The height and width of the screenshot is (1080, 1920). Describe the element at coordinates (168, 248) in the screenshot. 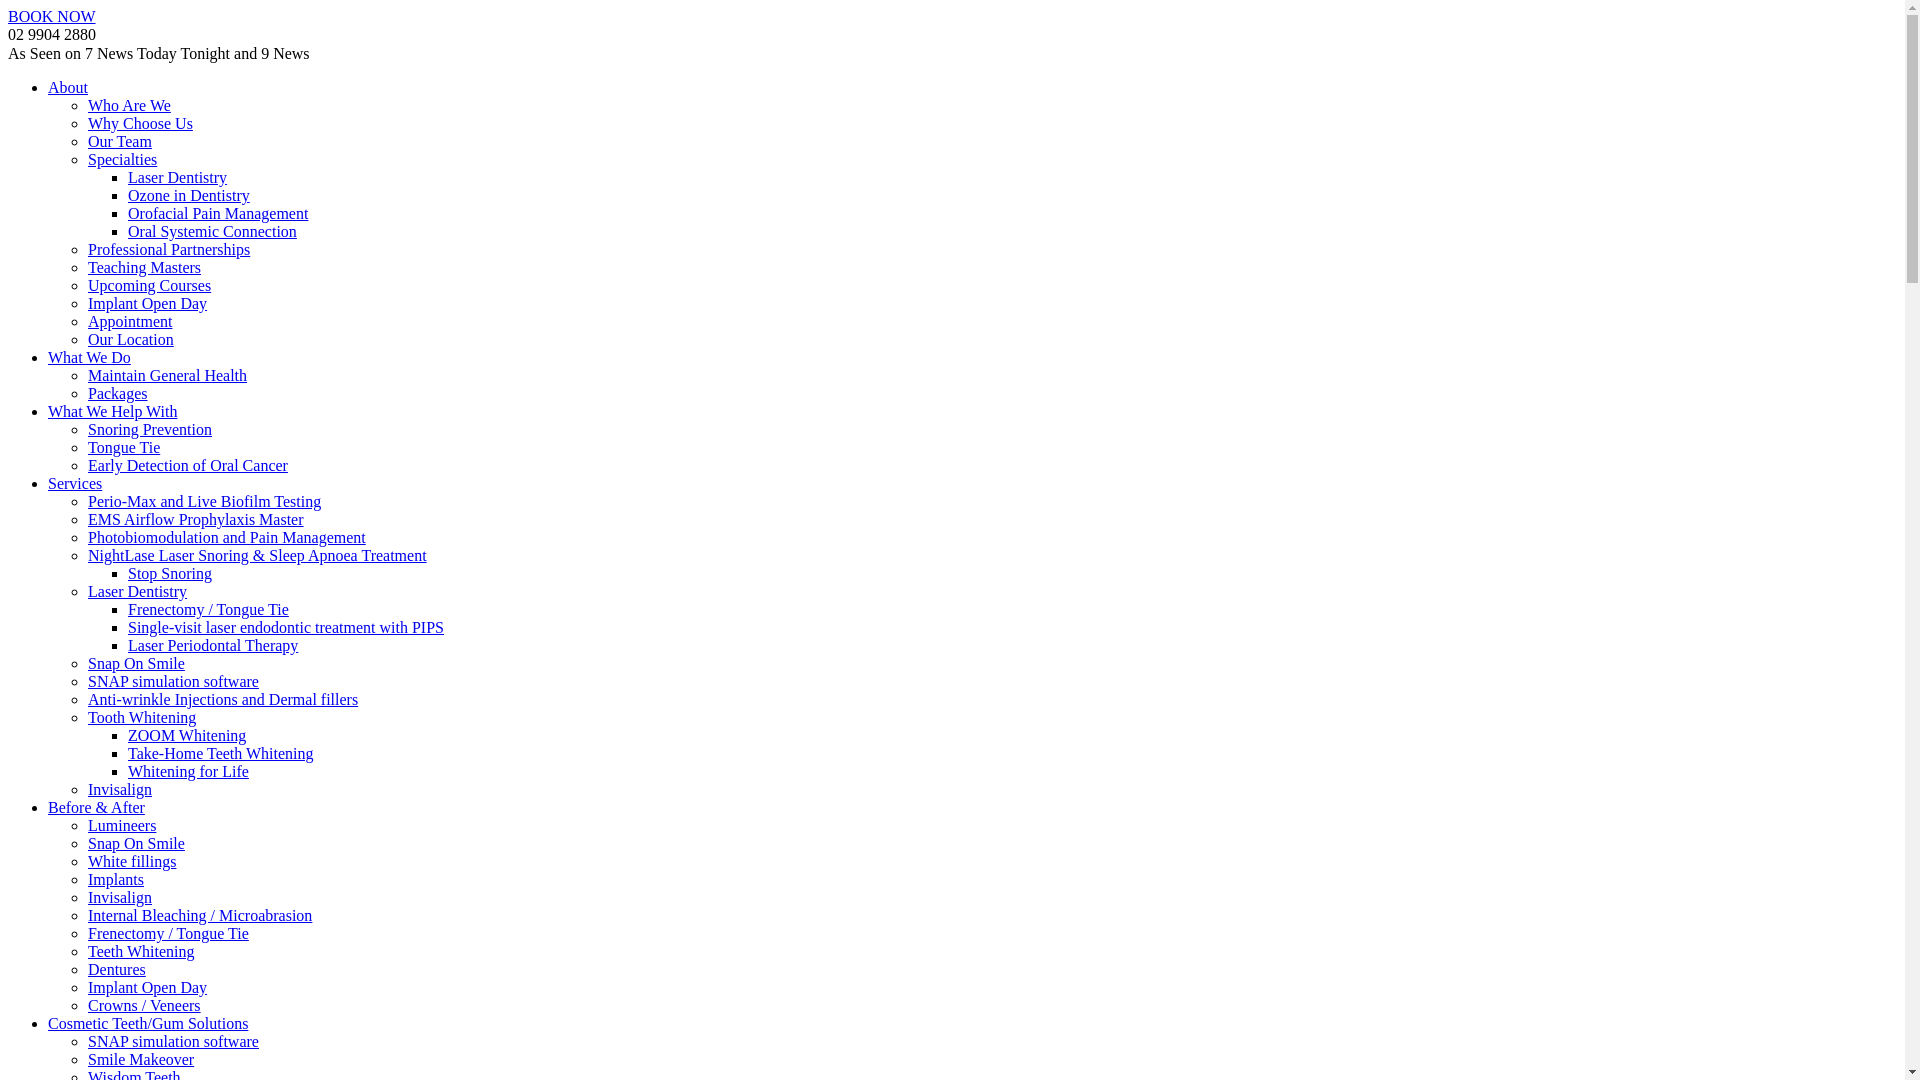

I see `'Professional Partnerships'` at that location.